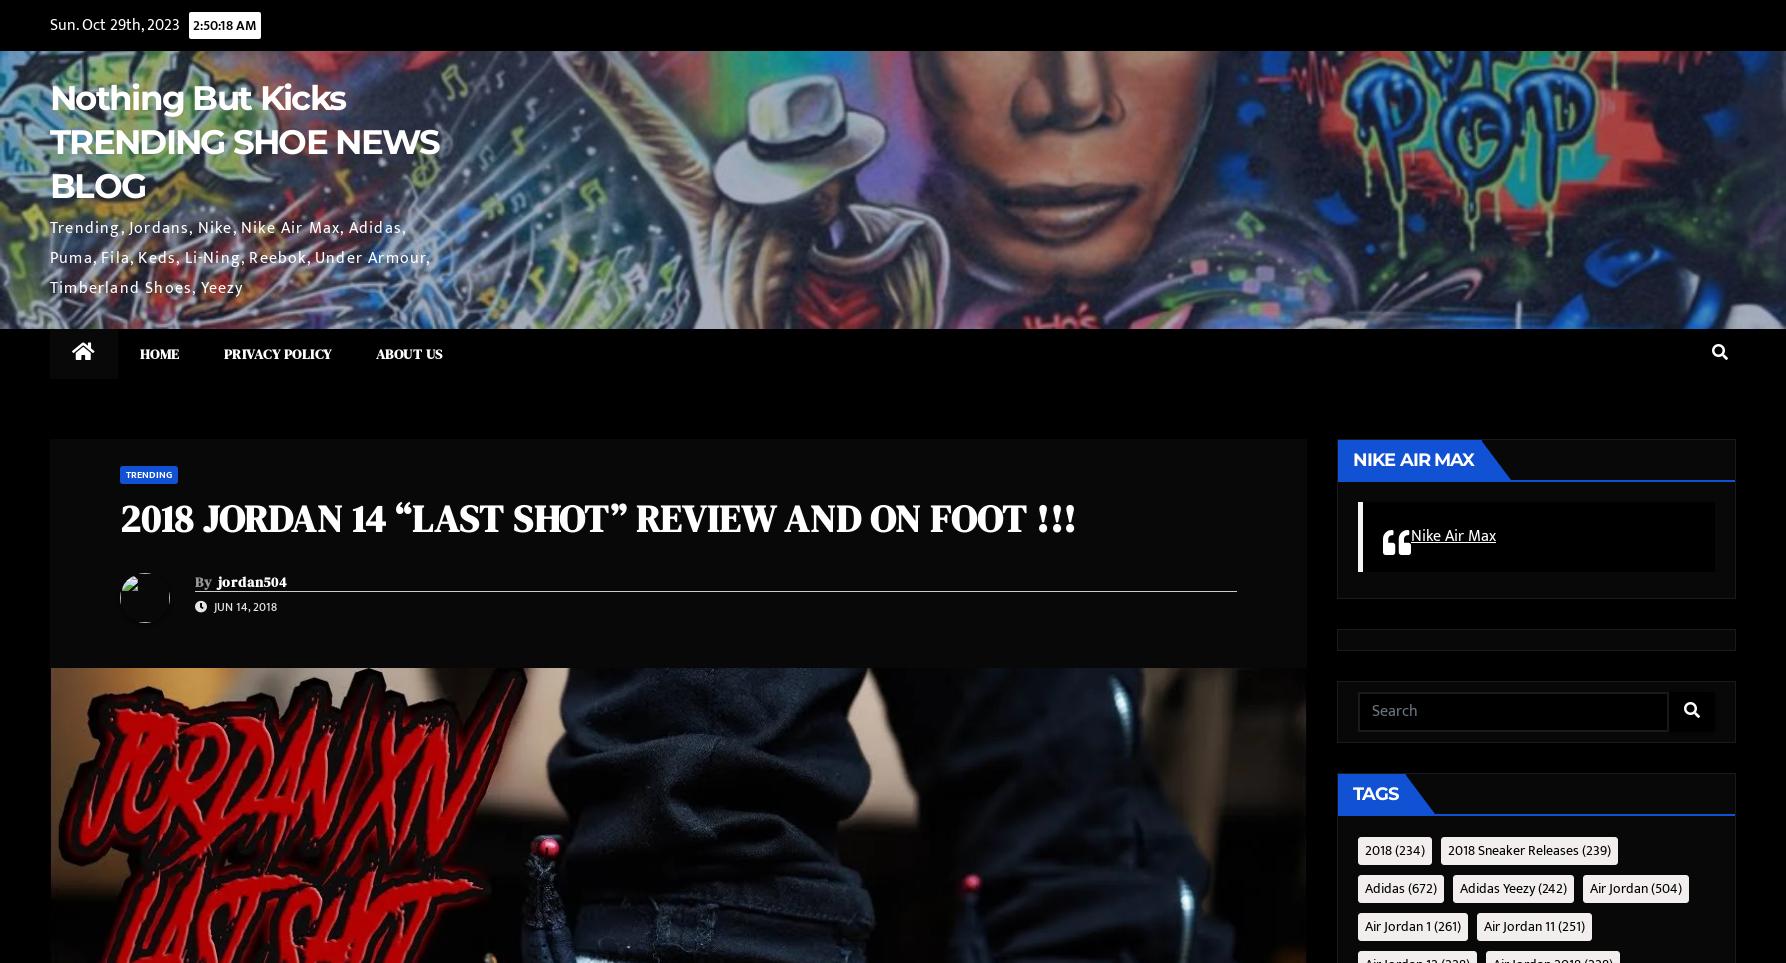  What do you see at coordinates (408, 352) in the screenshot?
I see `'About Us'` at bounding box center [408, 352].